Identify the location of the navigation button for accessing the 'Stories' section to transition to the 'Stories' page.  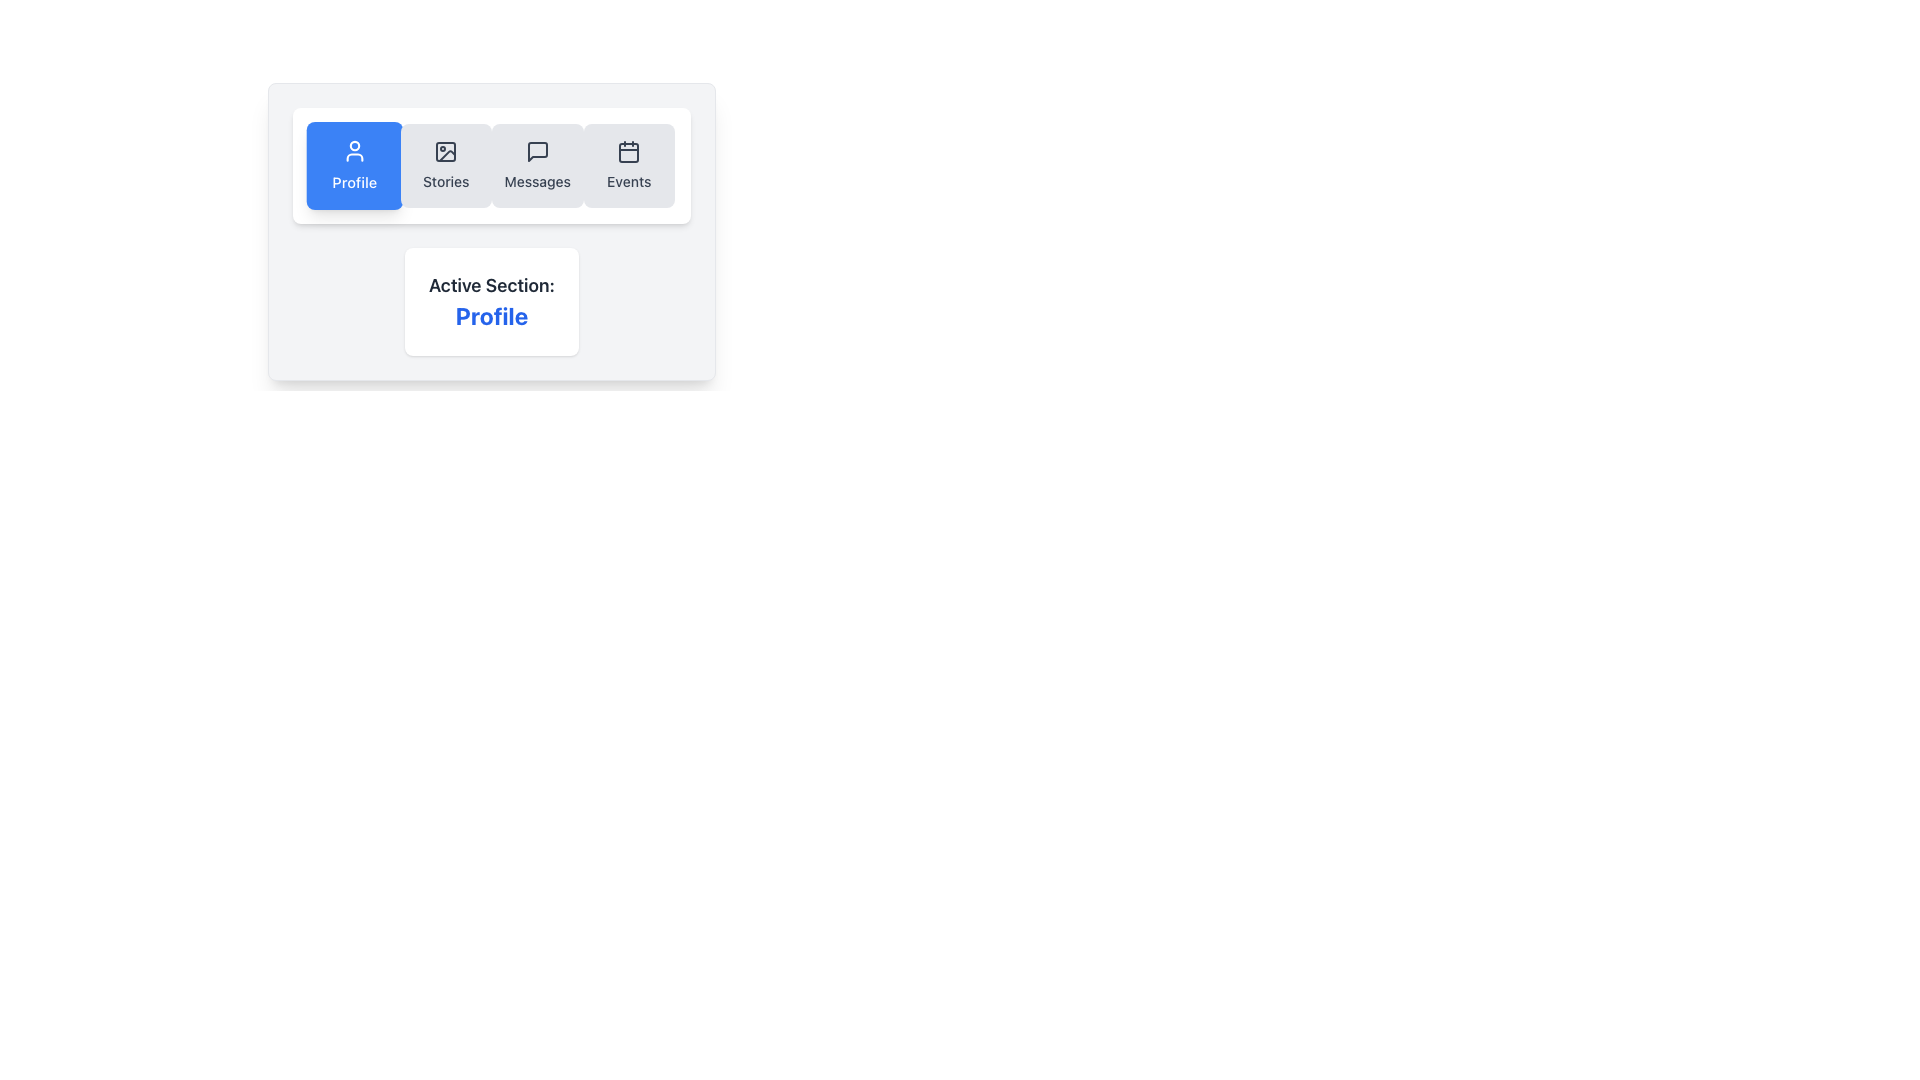
(445, 164).